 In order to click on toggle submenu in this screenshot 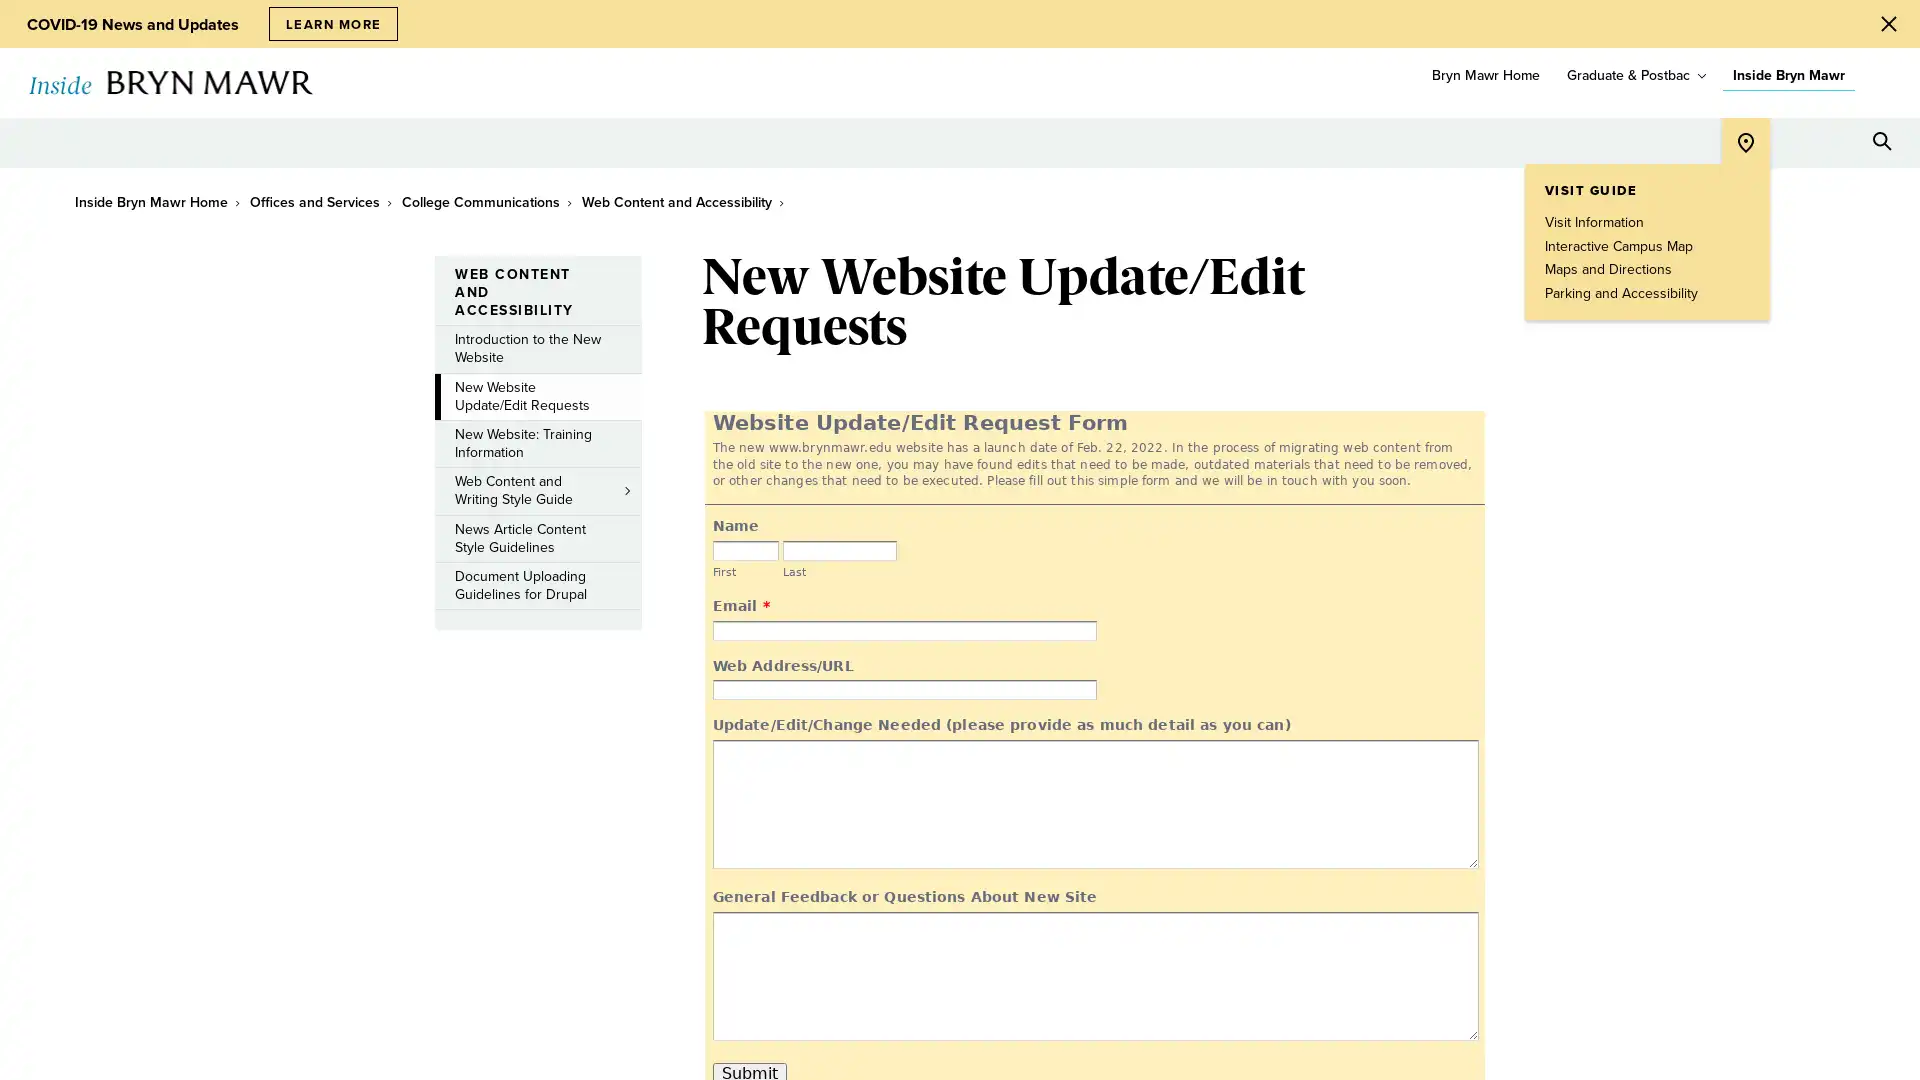, I will do `click(437, 130)`.